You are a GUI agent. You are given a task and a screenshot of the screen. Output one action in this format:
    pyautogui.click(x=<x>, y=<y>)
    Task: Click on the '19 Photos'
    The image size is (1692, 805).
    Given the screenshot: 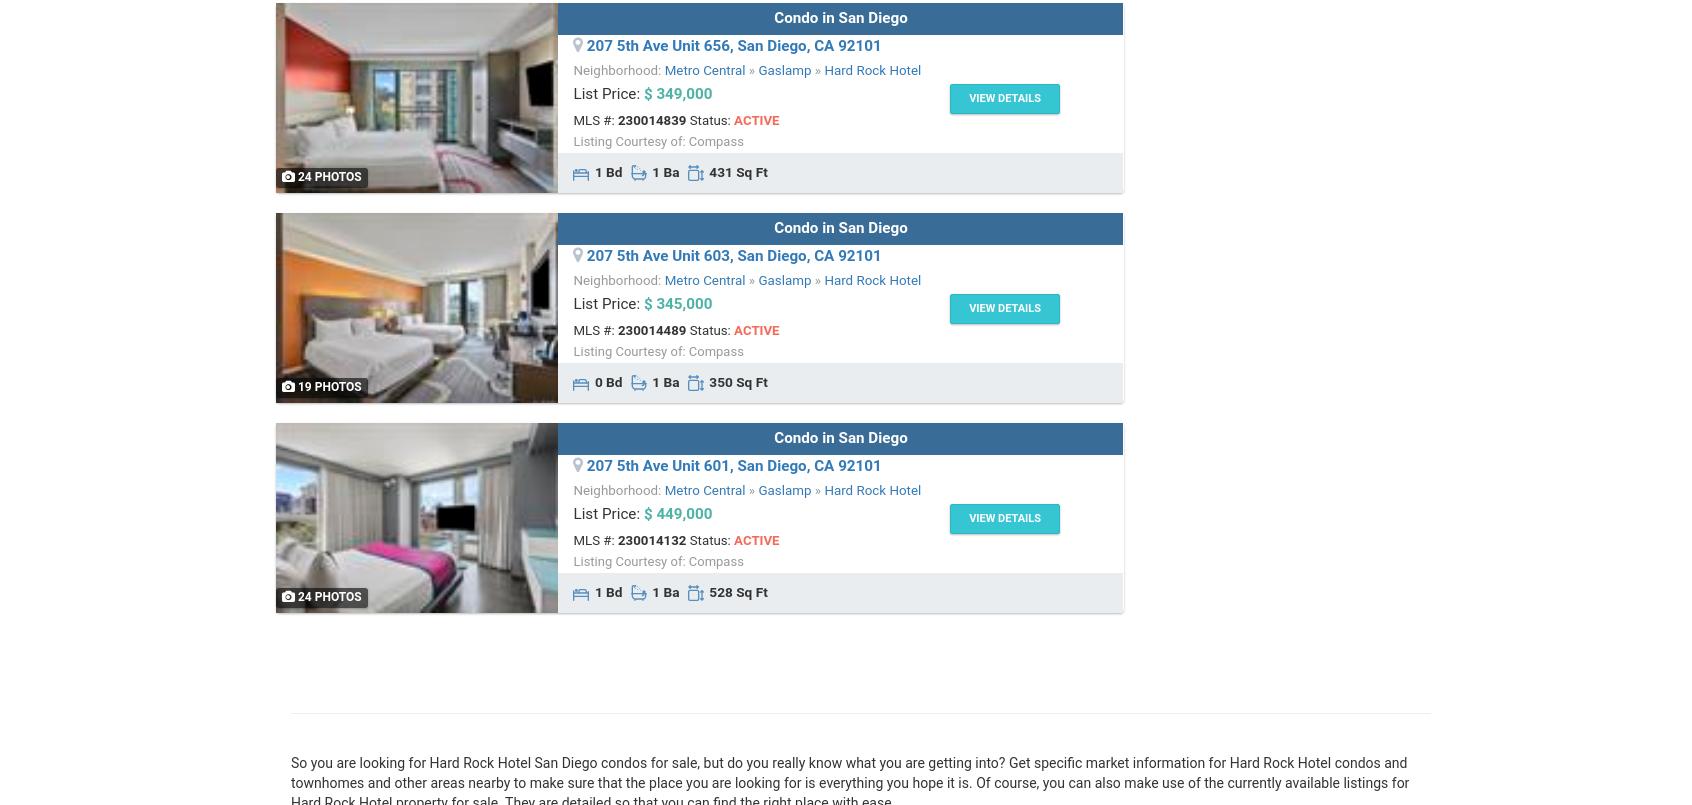 What is the action you would take?
    pyautogui.click(x=293, y=385)
    